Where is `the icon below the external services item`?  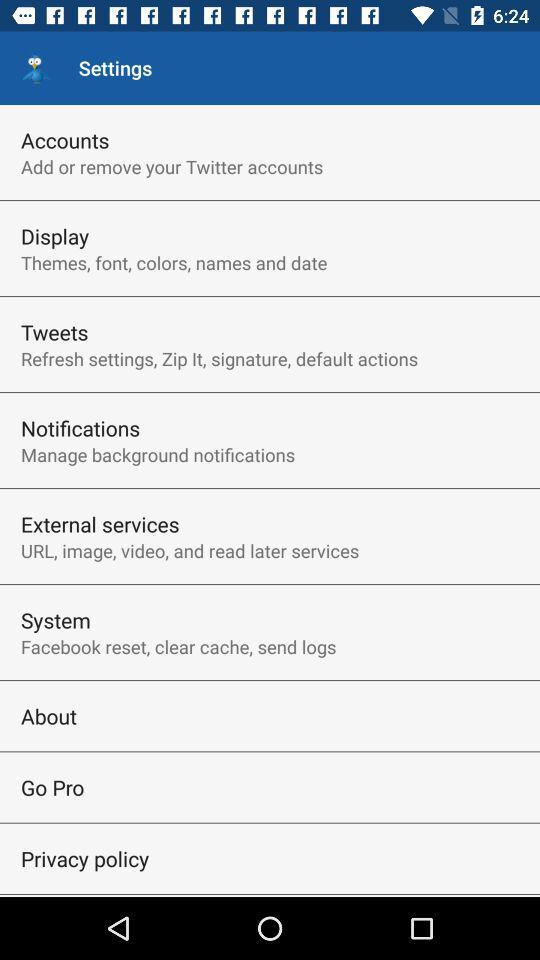
the icon below the external services item is located at coordinates (190, 550).